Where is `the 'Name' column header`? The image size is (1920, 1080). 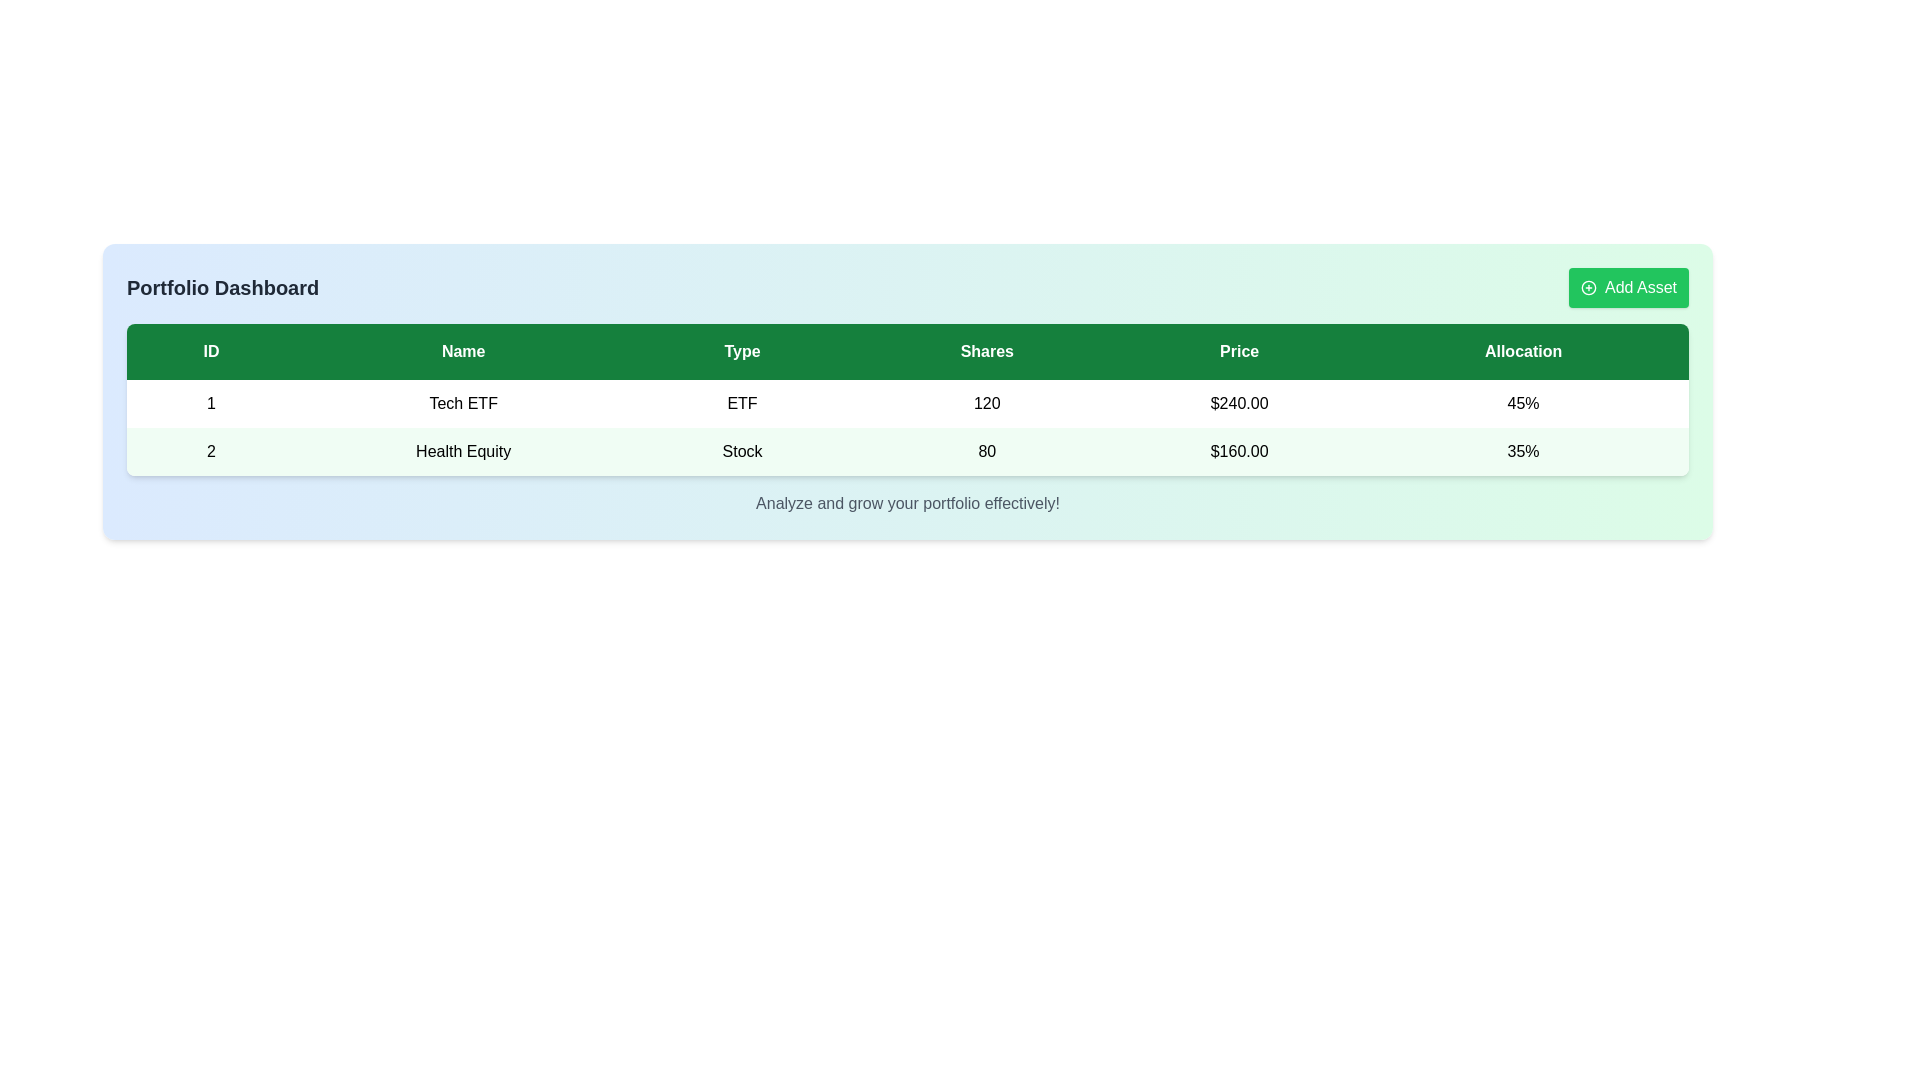
the 'Name' column header is located at coordinates (462, 350).